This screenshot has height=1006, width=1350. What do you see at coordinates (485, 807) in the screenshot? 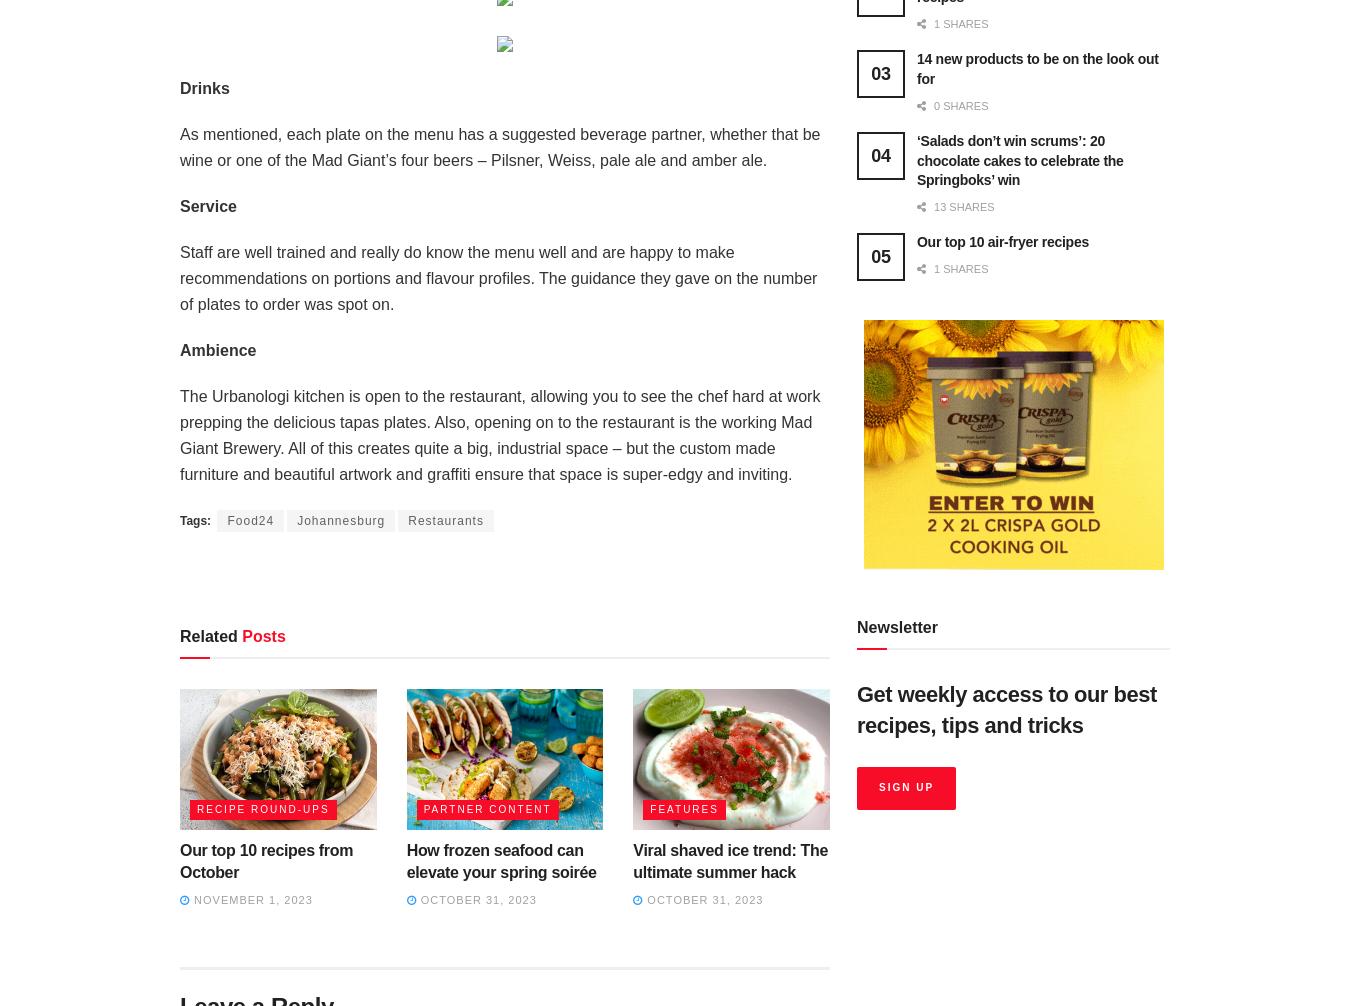
I see `'Partner content'` at bounding box center [485, 807].